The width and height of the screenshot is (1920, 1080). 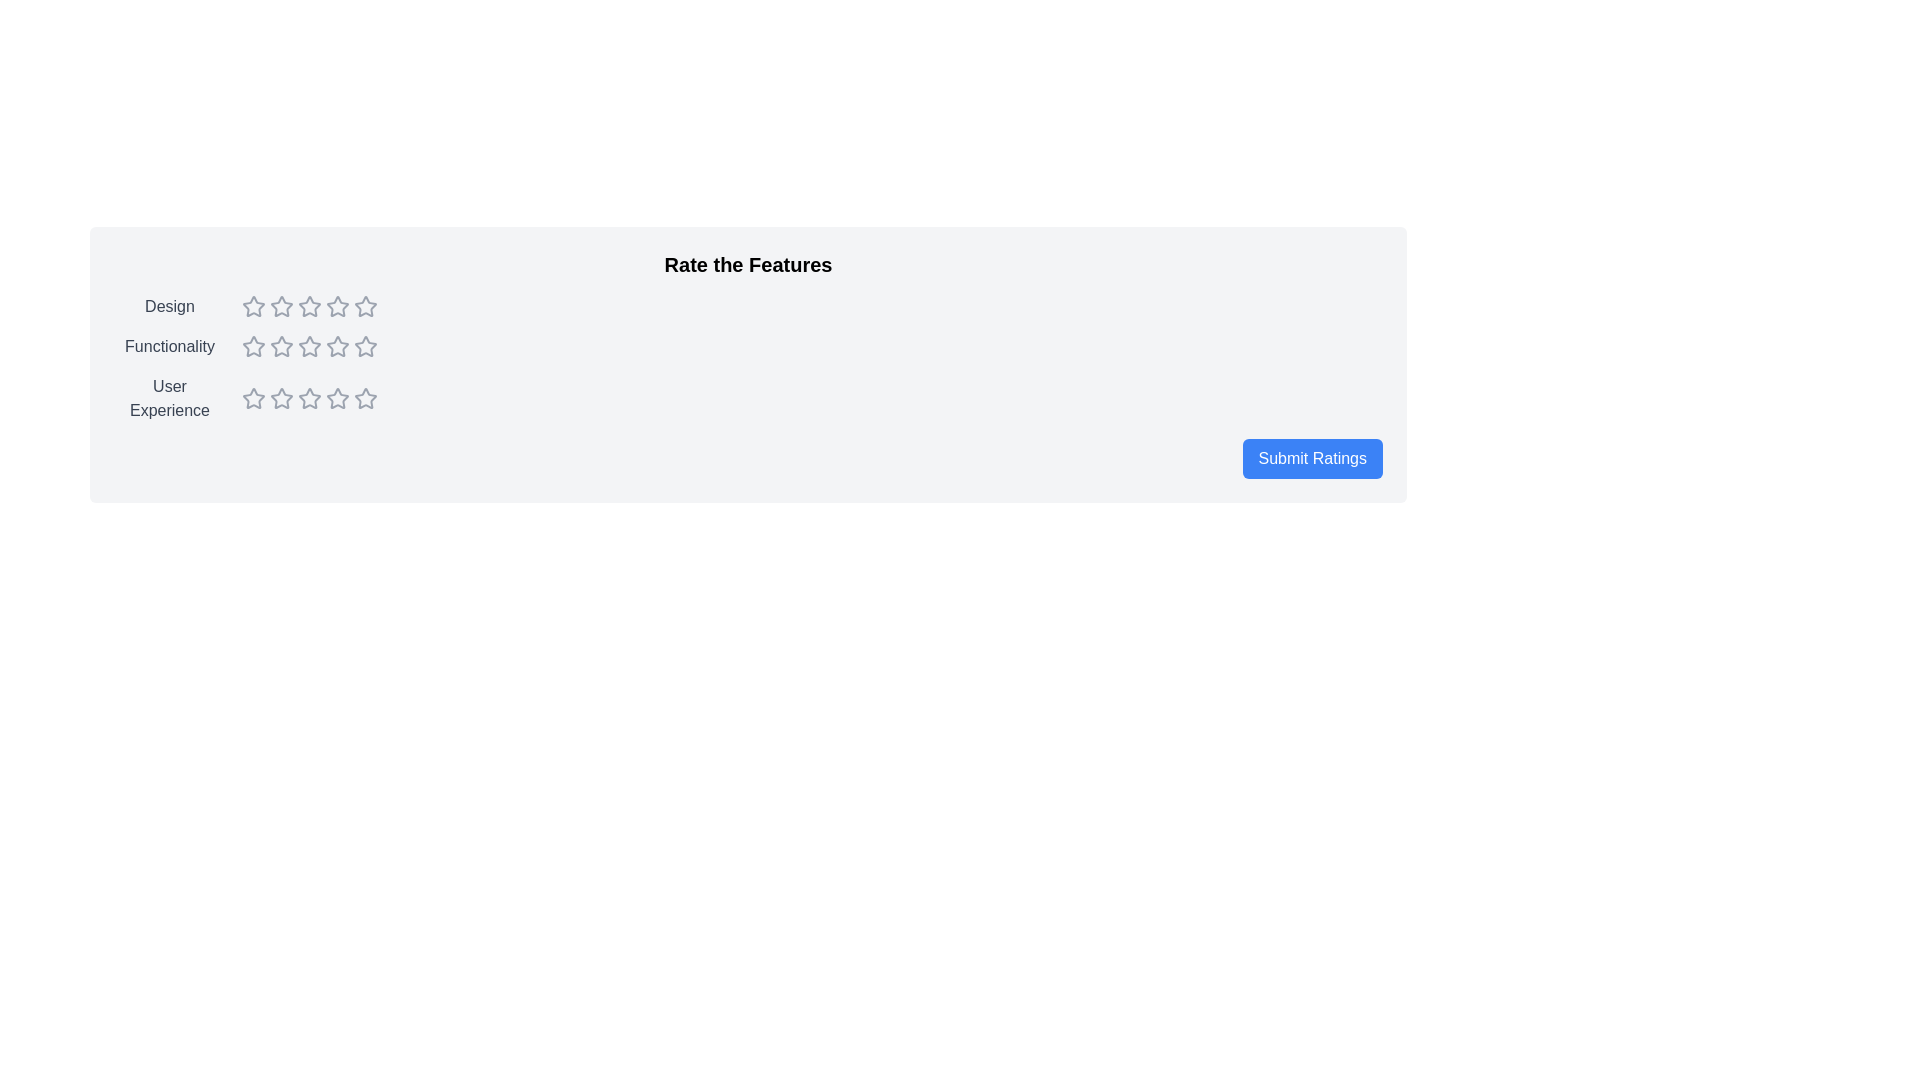 What do you see at coordinates (253, 307) in the screenshot?
I see `the first star icon in the ratings component representing the 'Design' criterion, which has a gray outline with no fill` at bounding box center [253, 307].